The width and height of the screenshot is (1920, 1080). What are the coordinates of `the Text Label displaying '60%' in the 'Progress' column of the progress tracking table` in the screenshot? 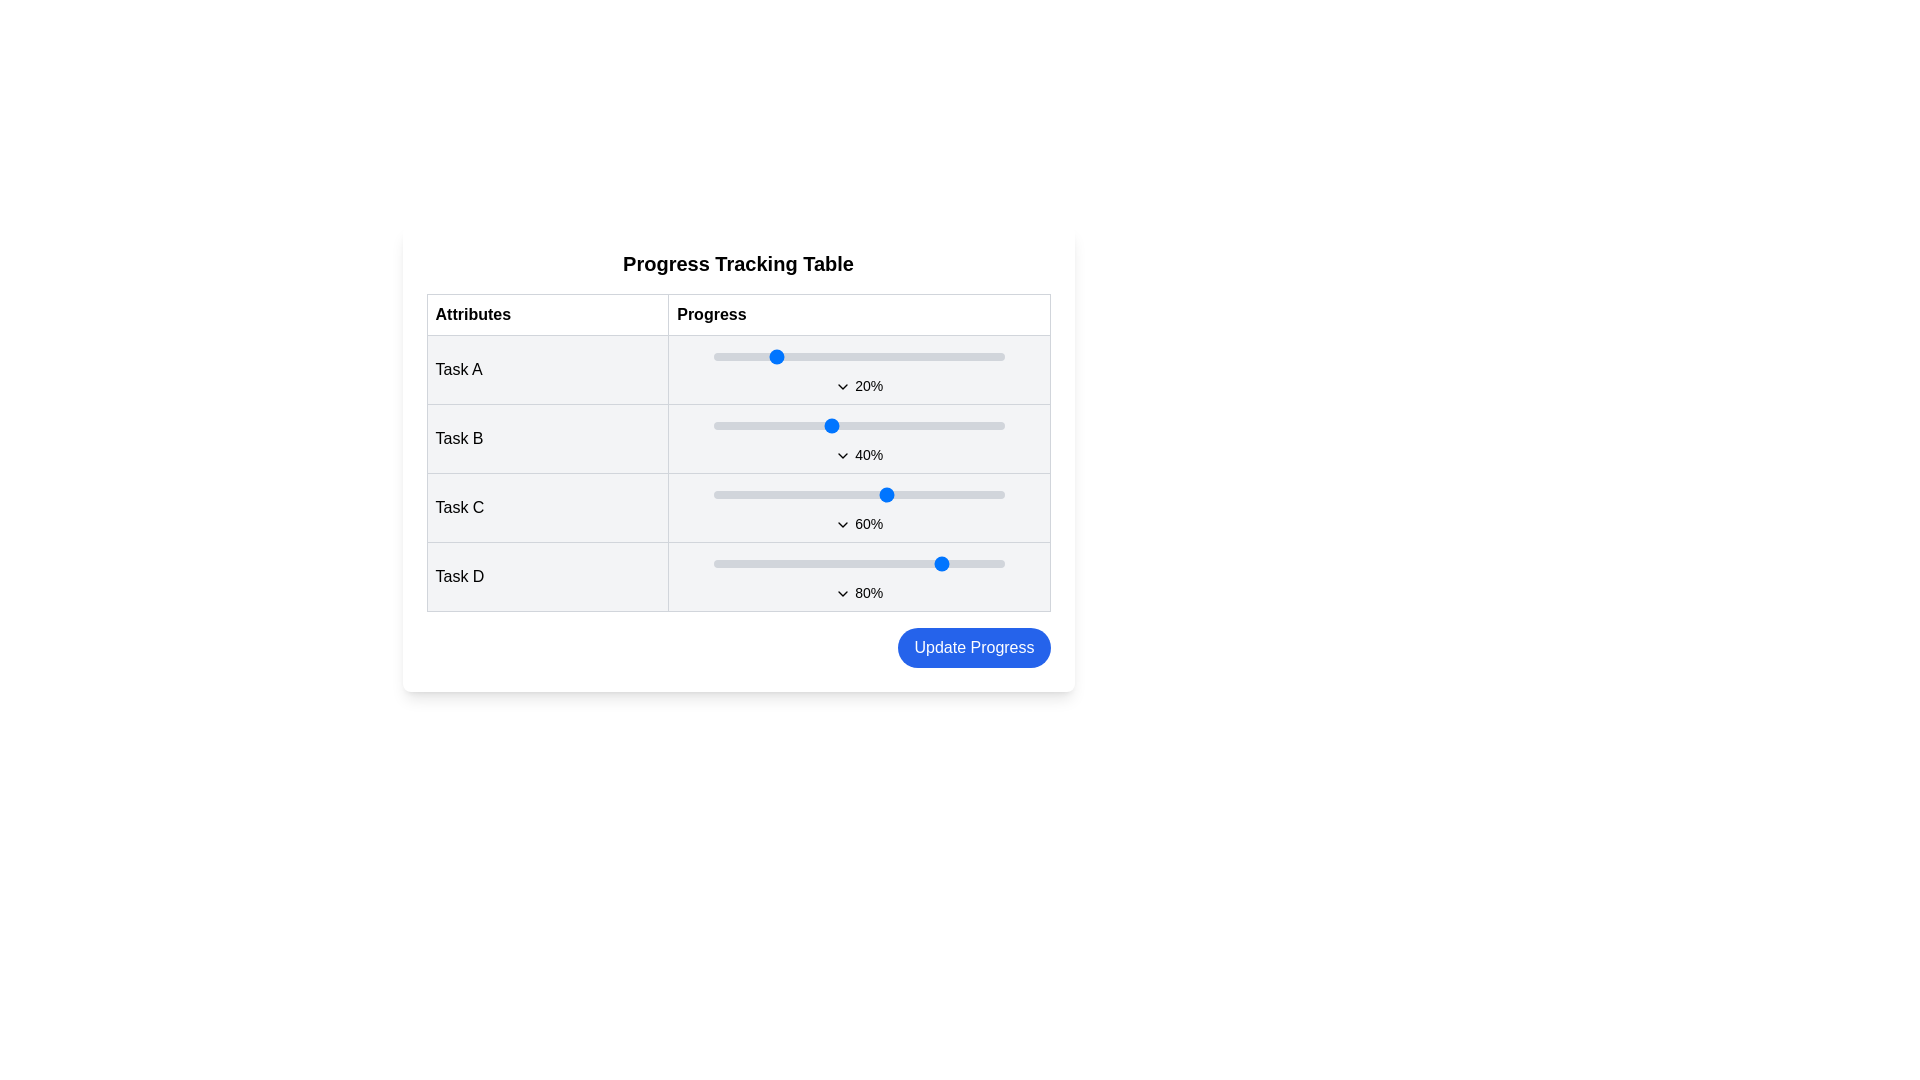 It's located at (859, 519).